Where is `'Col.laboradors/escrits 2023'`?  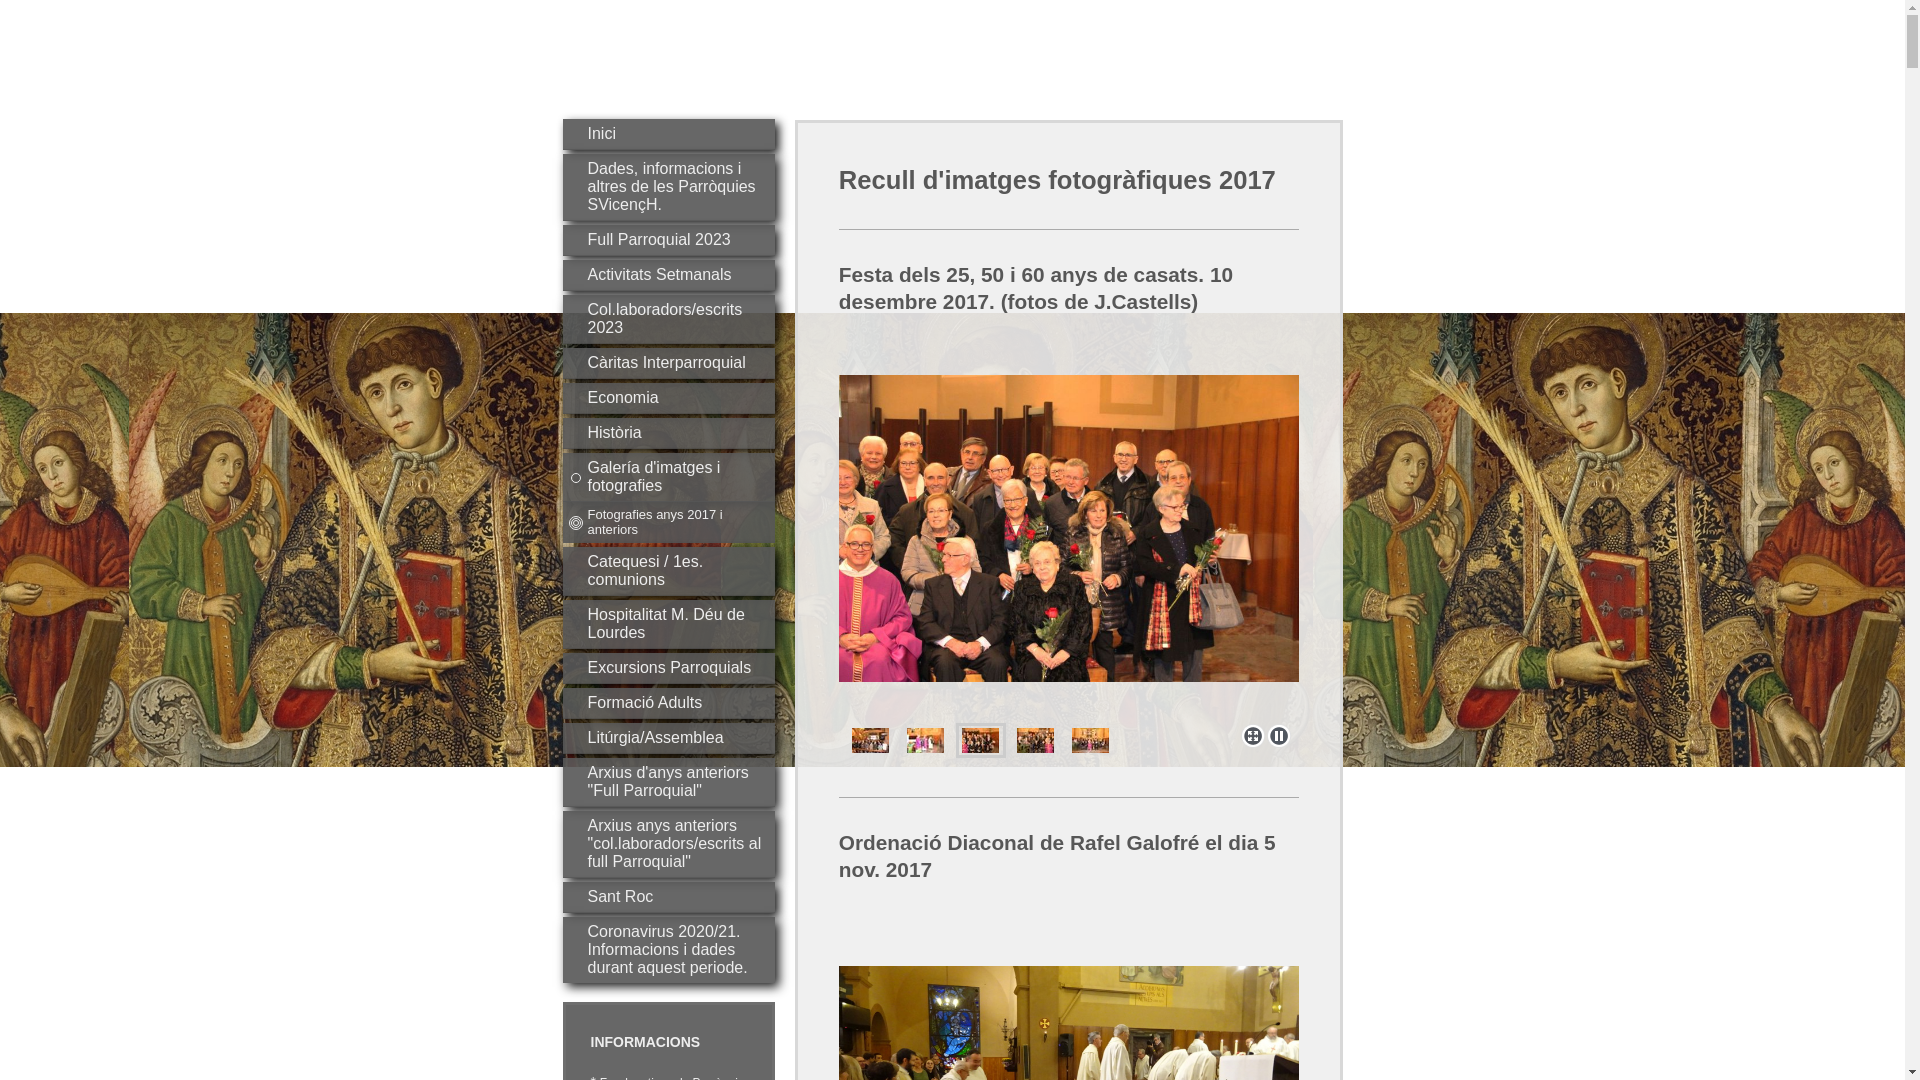 'Col.laboradors/escrits 2023' is located at coordinates (560, 318).